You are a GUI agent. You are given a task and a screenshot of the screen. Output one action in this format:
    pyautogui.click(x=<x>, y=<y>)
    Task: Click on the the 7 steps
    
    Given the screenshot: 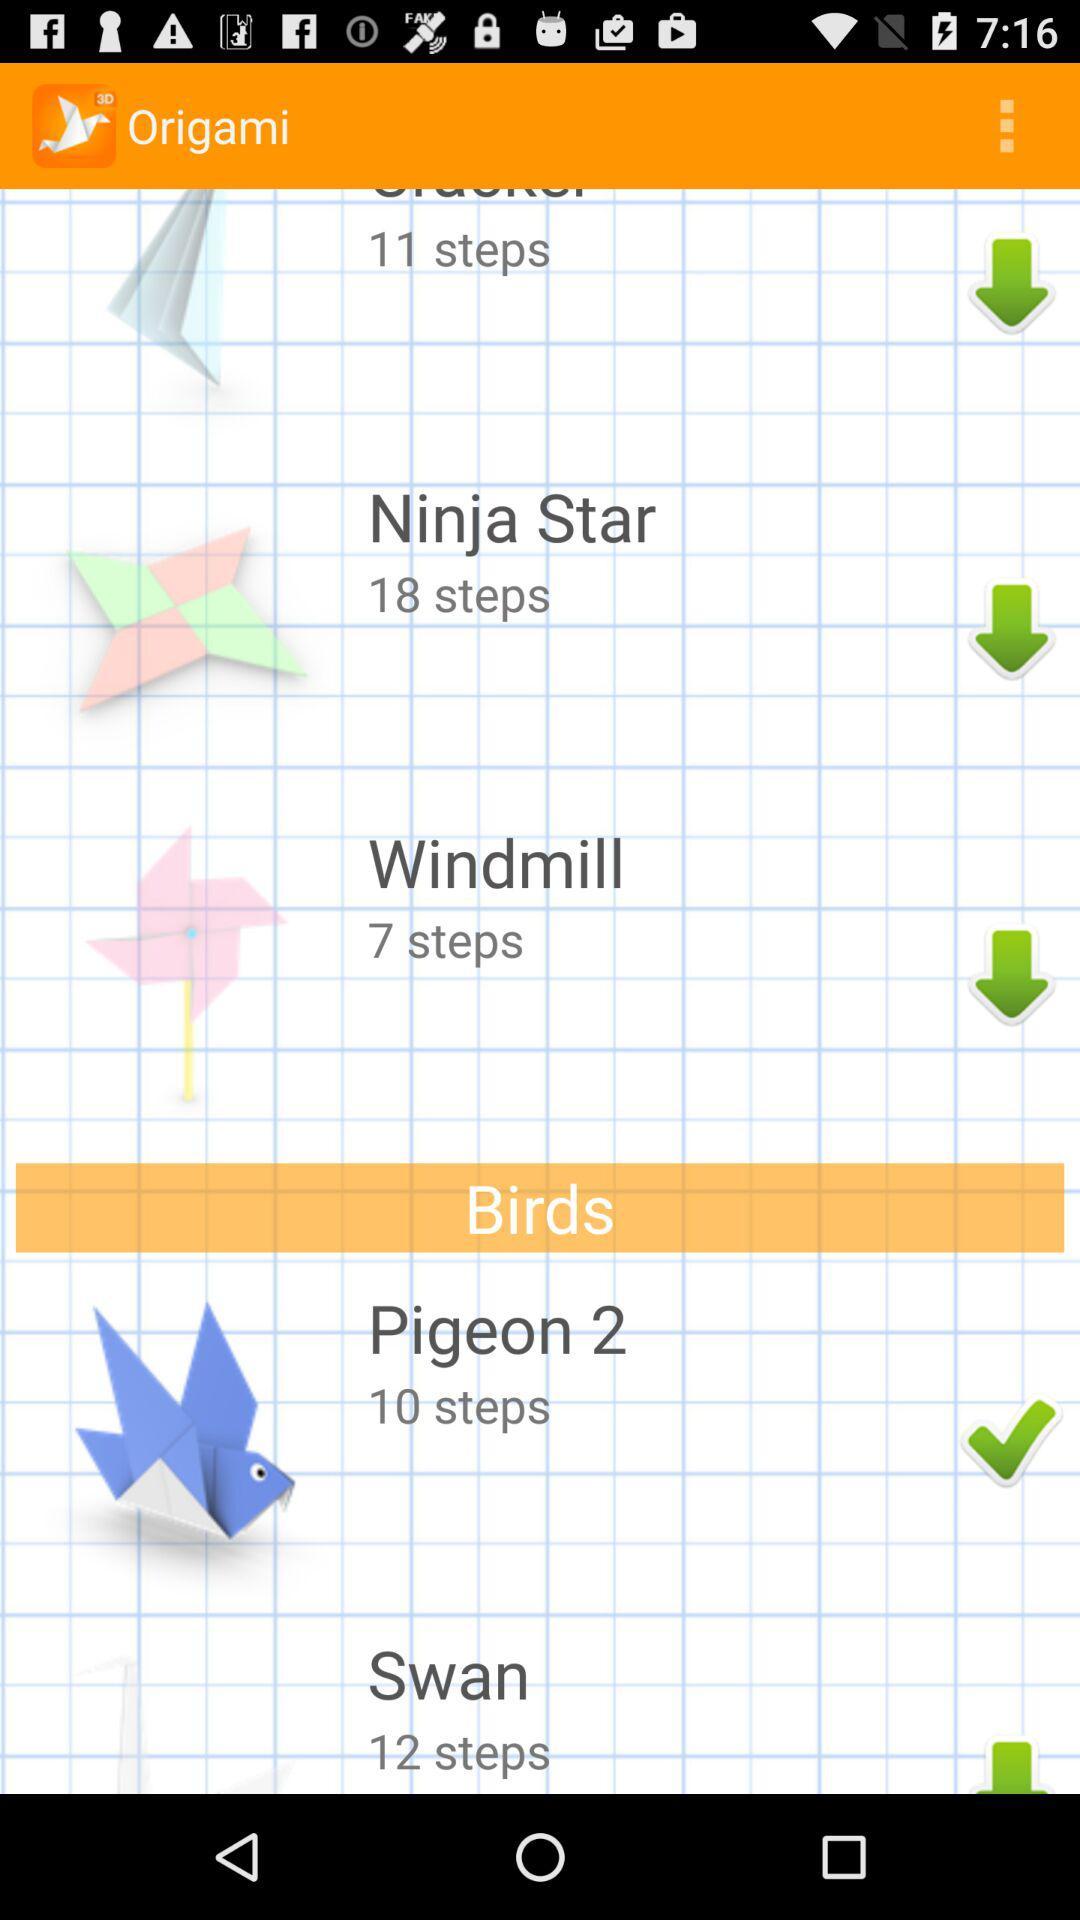 What is the action you would take?
    pyautogui.click(x=658, y=938)
    